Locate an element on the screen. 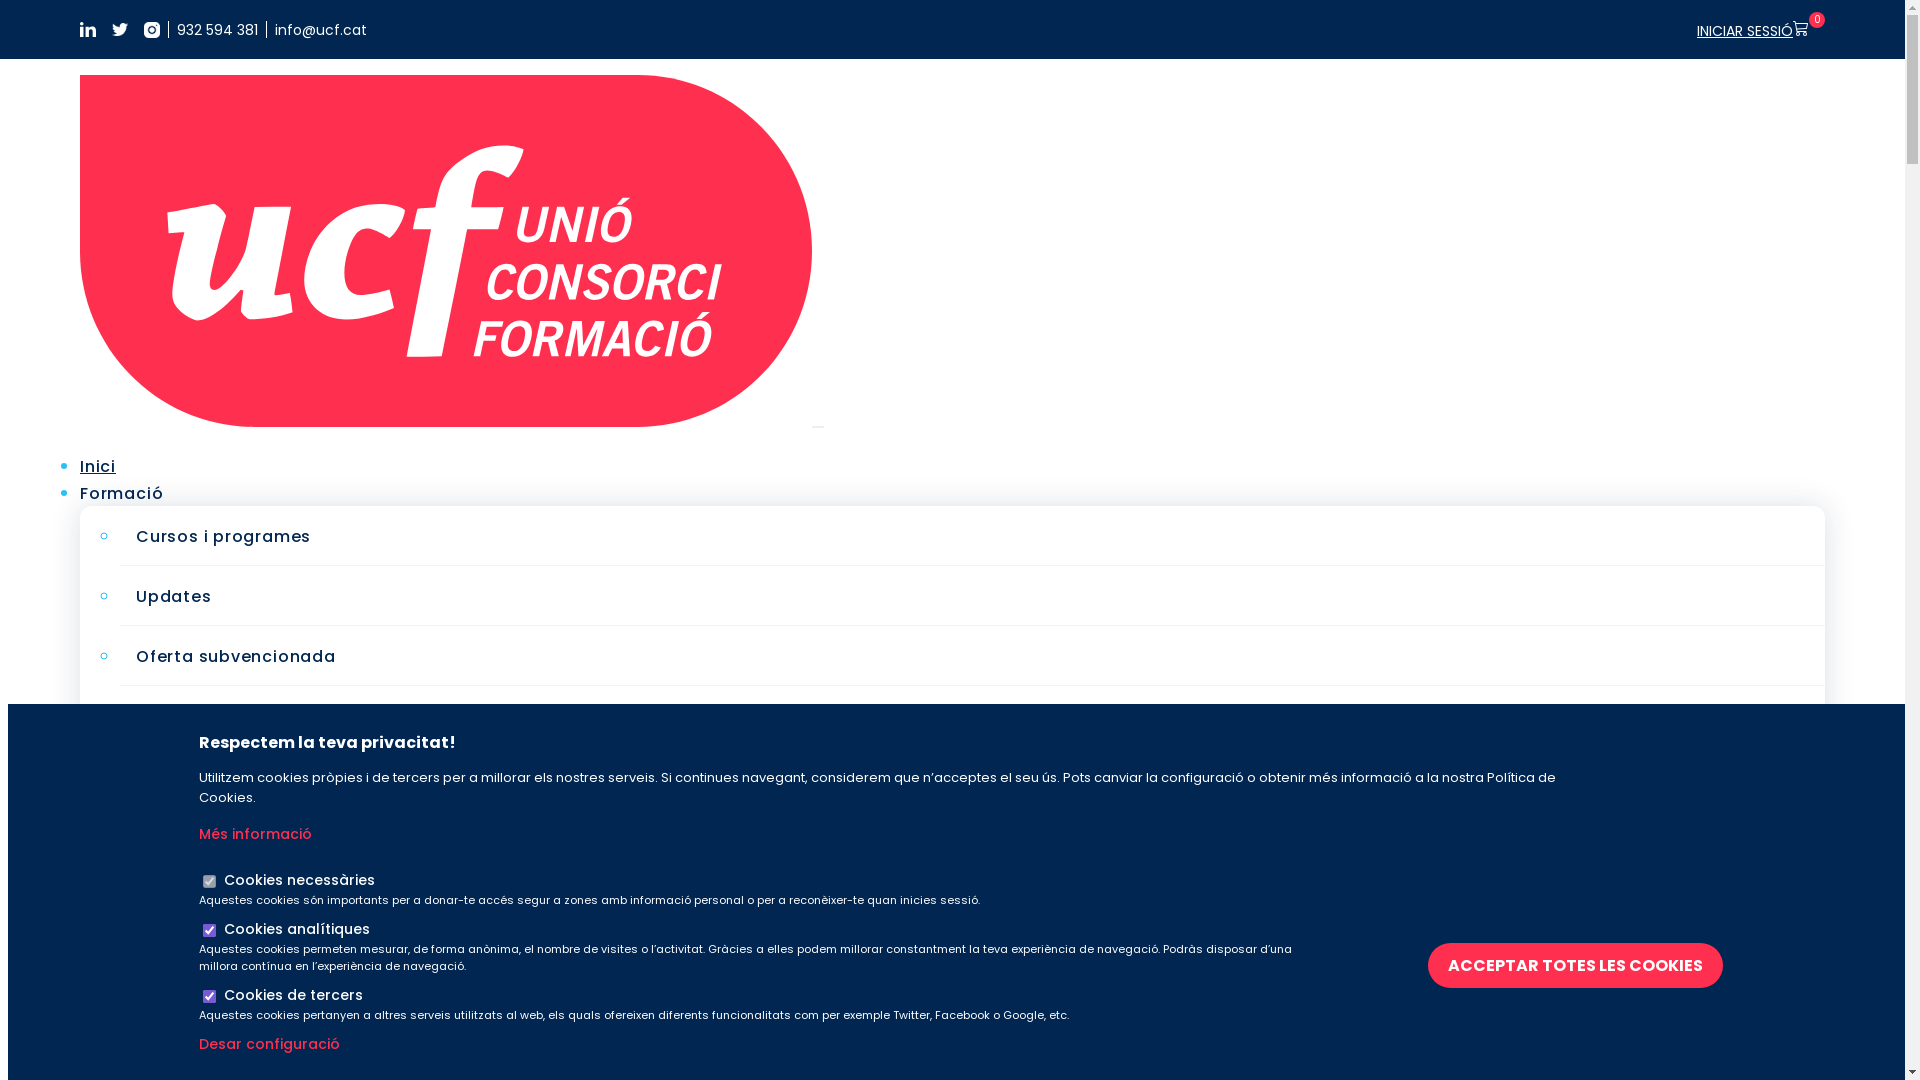 The height and width of the screenshot is (1080, 1920). '0' is located at coordinates (1793, 29).